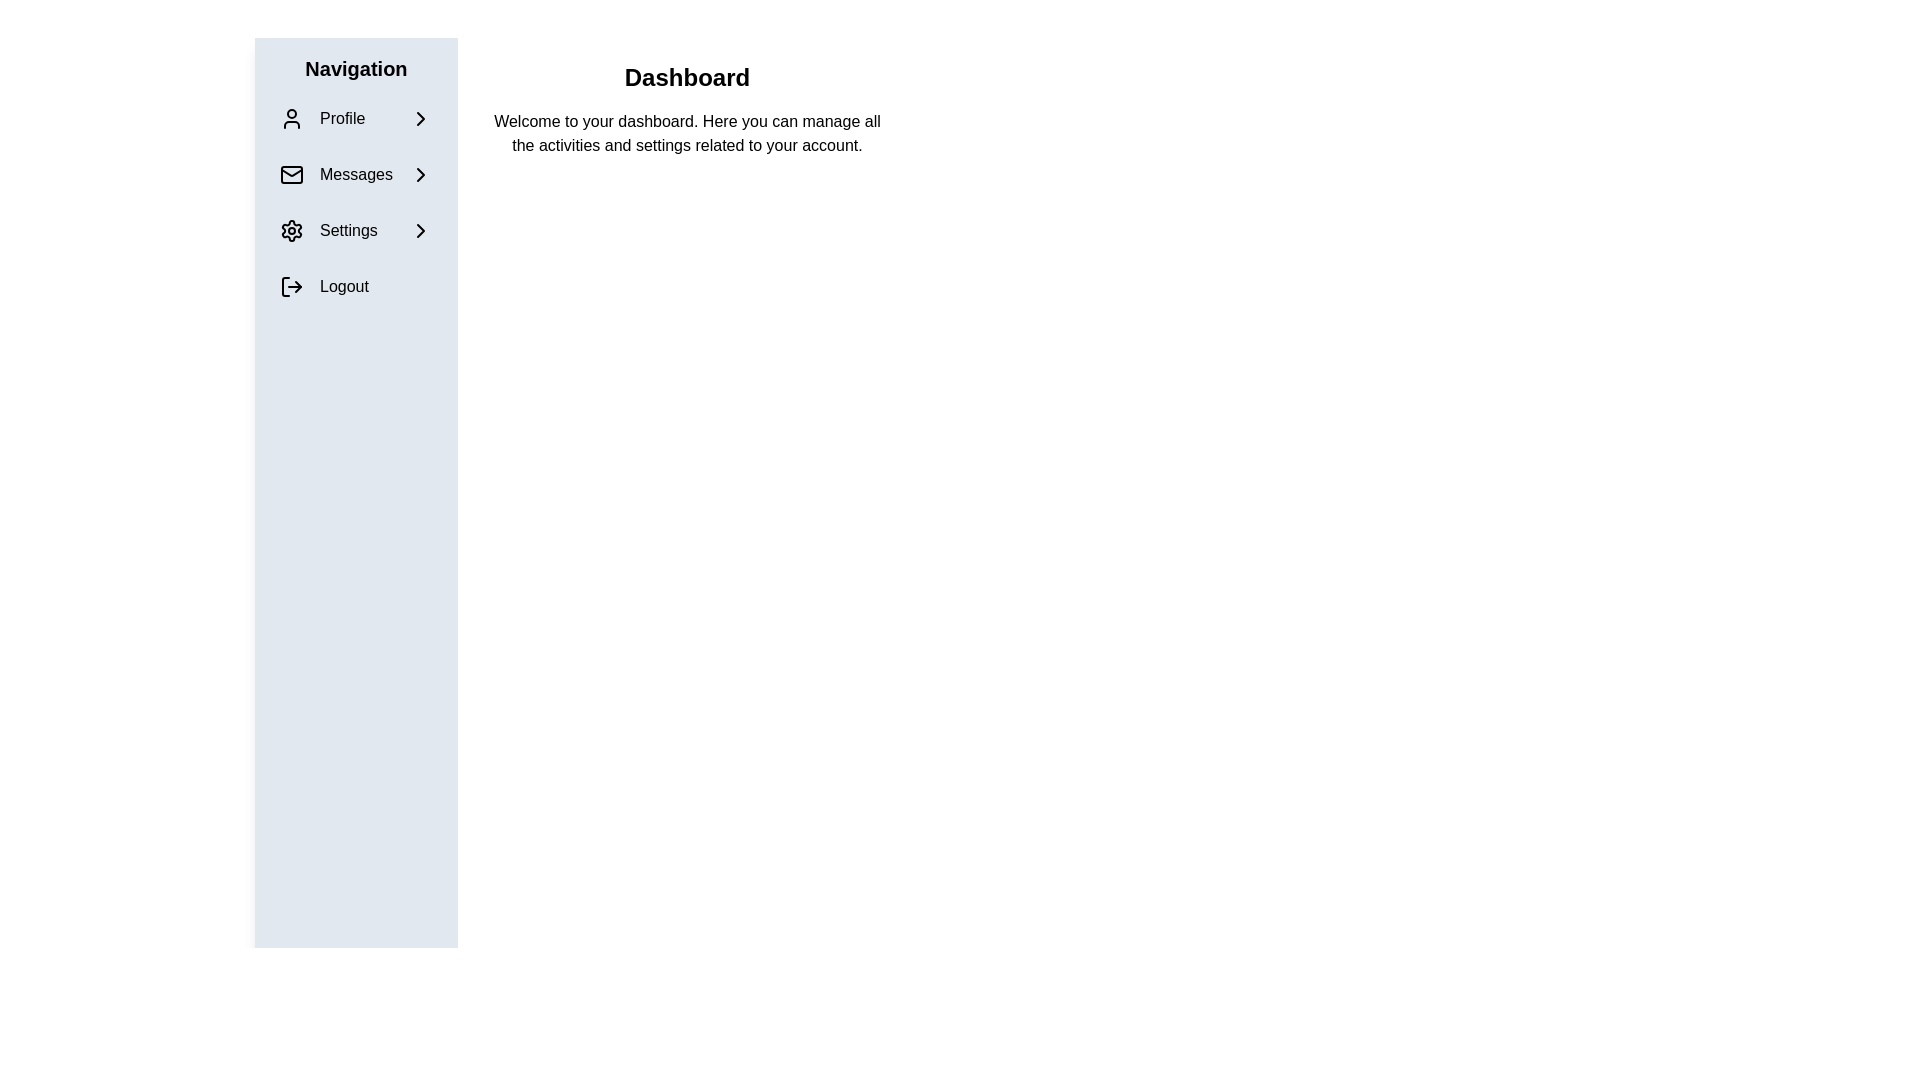 The height and width of the screenshot is (1080, 1920). I want to click on the minimalist right-pointing chevron icon, which is a black outline with rounded edges located to the far right of the 'Settings' menu item in the side navigation bar, so click(419, 230).